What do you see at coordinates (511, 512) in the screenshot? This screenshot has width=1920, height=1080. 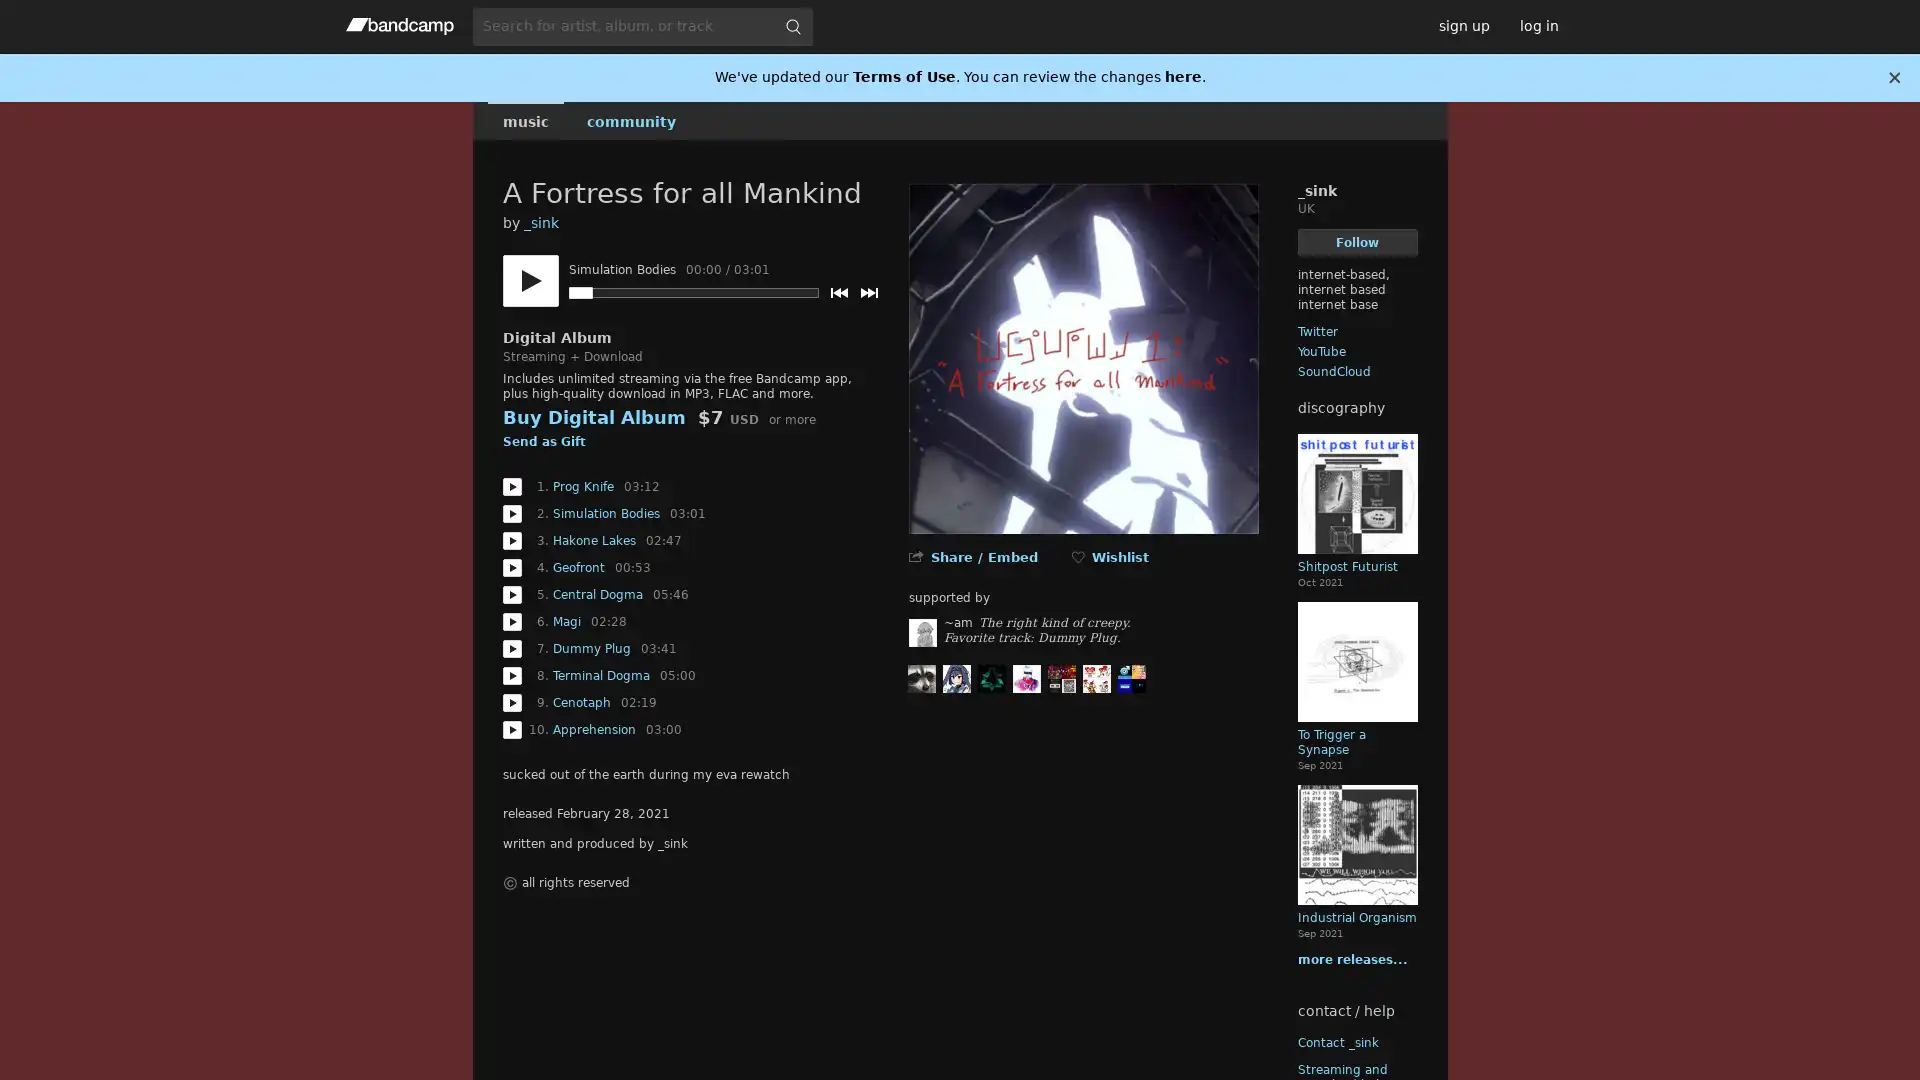 I see `Play Simulation Bodies` at bounding box center [511, 512].